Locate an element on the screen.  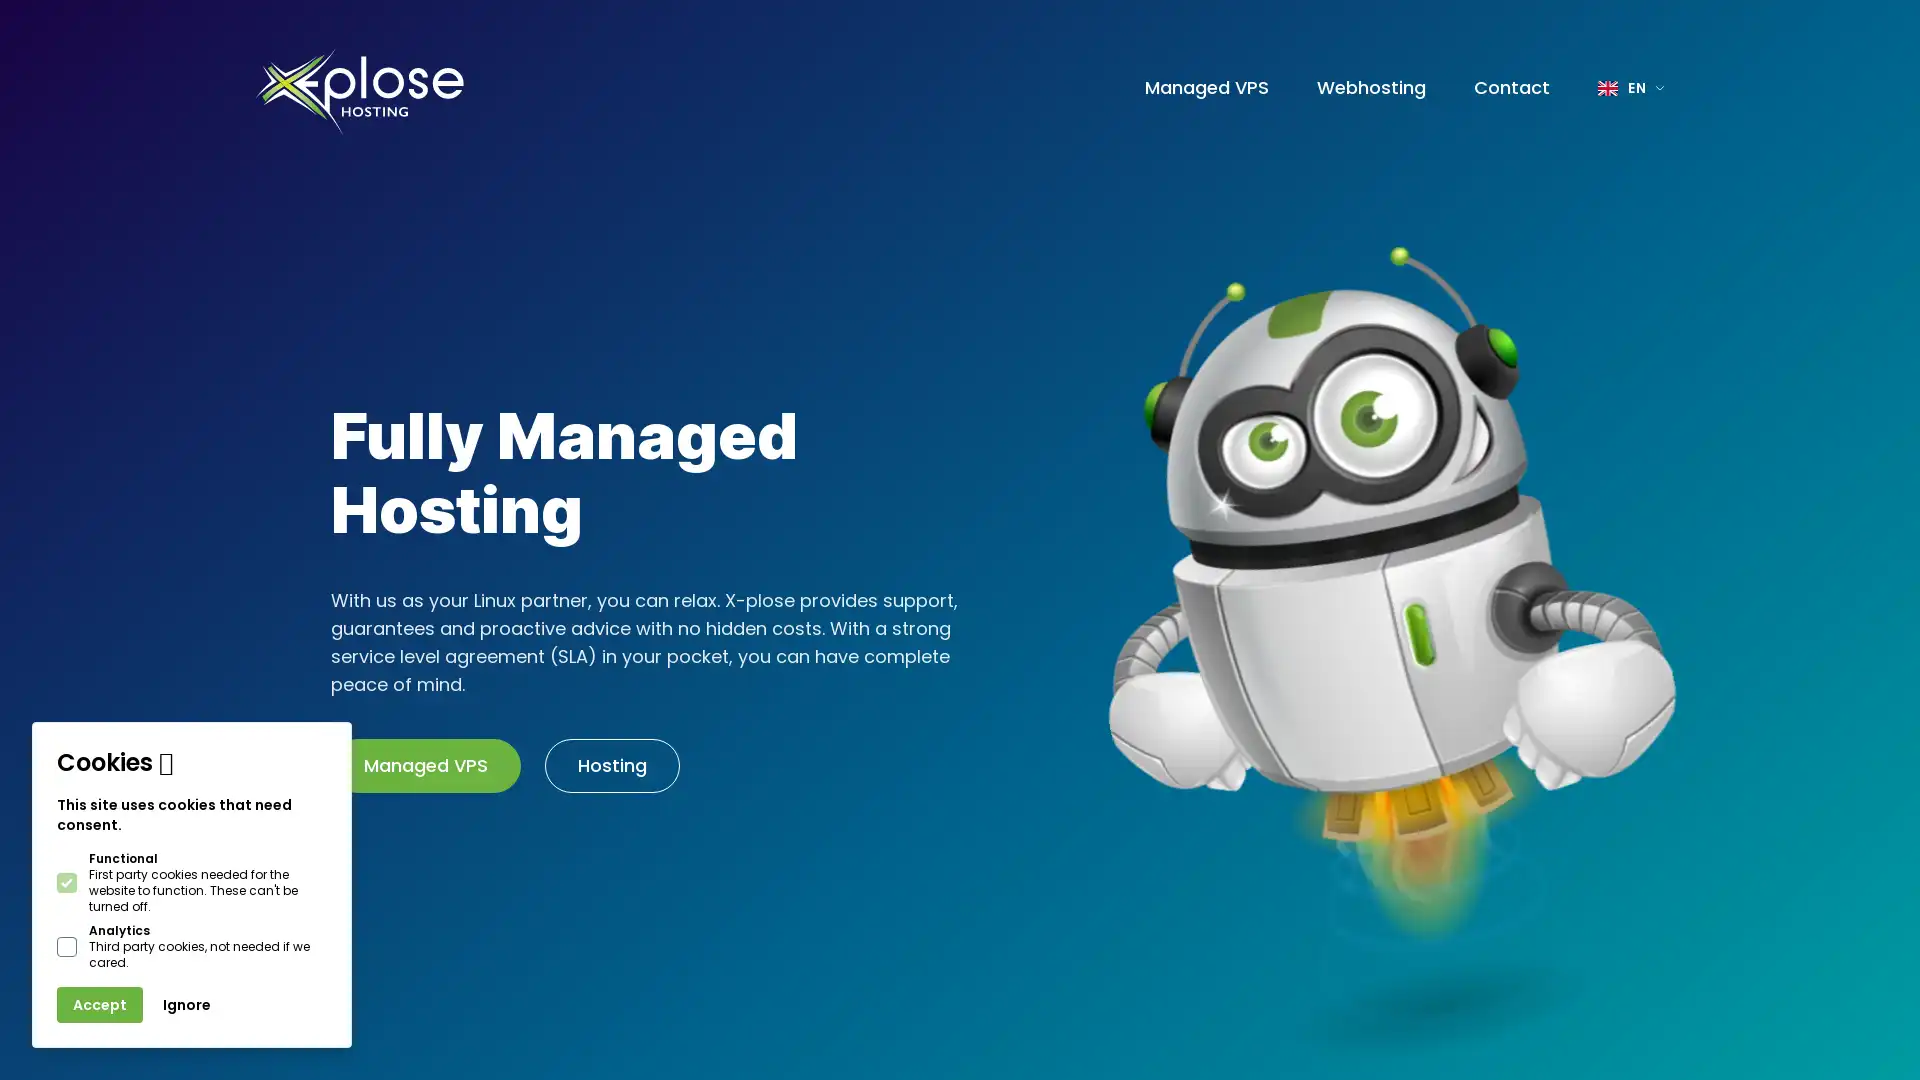
Ignore is located at coordinates (187, 1005).